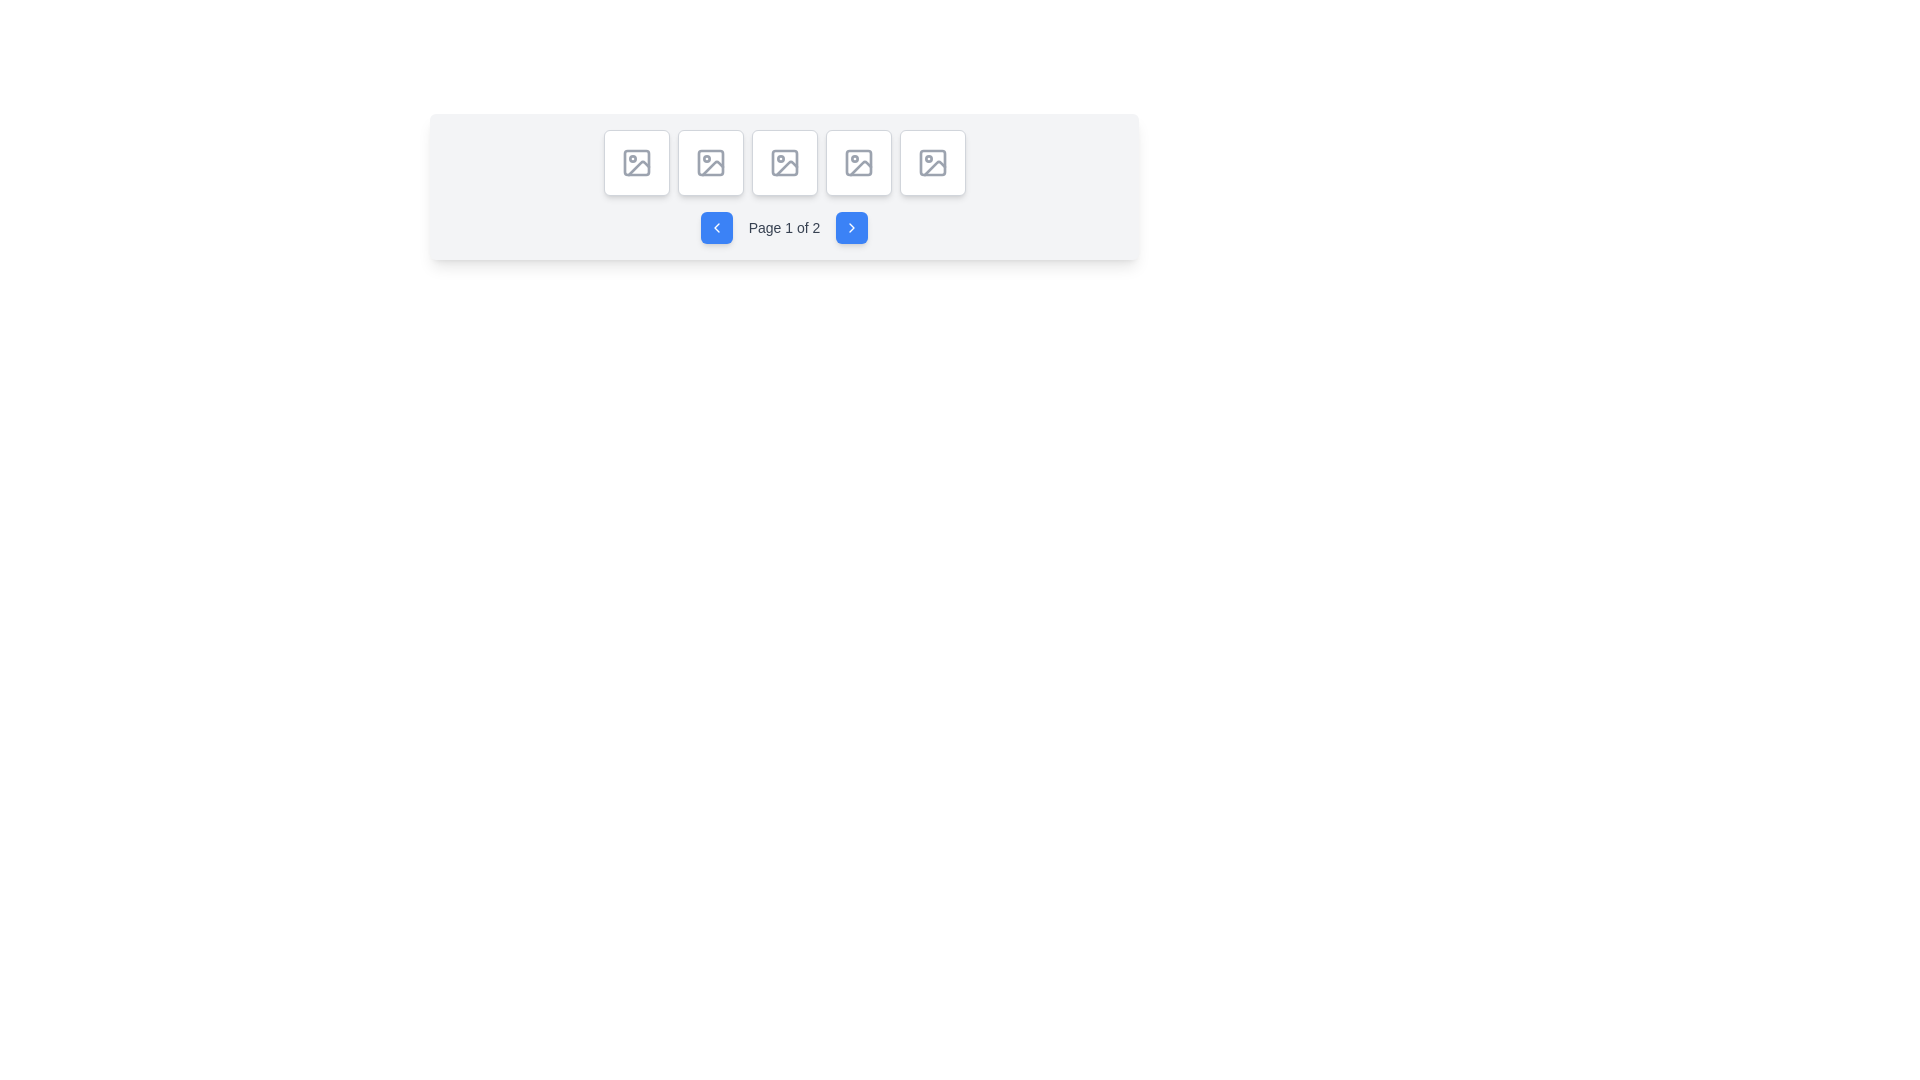 Image resolution: width=1920 pixels, height=1080 pixels. I want to click on the second Placeholder card with icon in the grid layout to interact with its image-related functionality, so click(710, 161).